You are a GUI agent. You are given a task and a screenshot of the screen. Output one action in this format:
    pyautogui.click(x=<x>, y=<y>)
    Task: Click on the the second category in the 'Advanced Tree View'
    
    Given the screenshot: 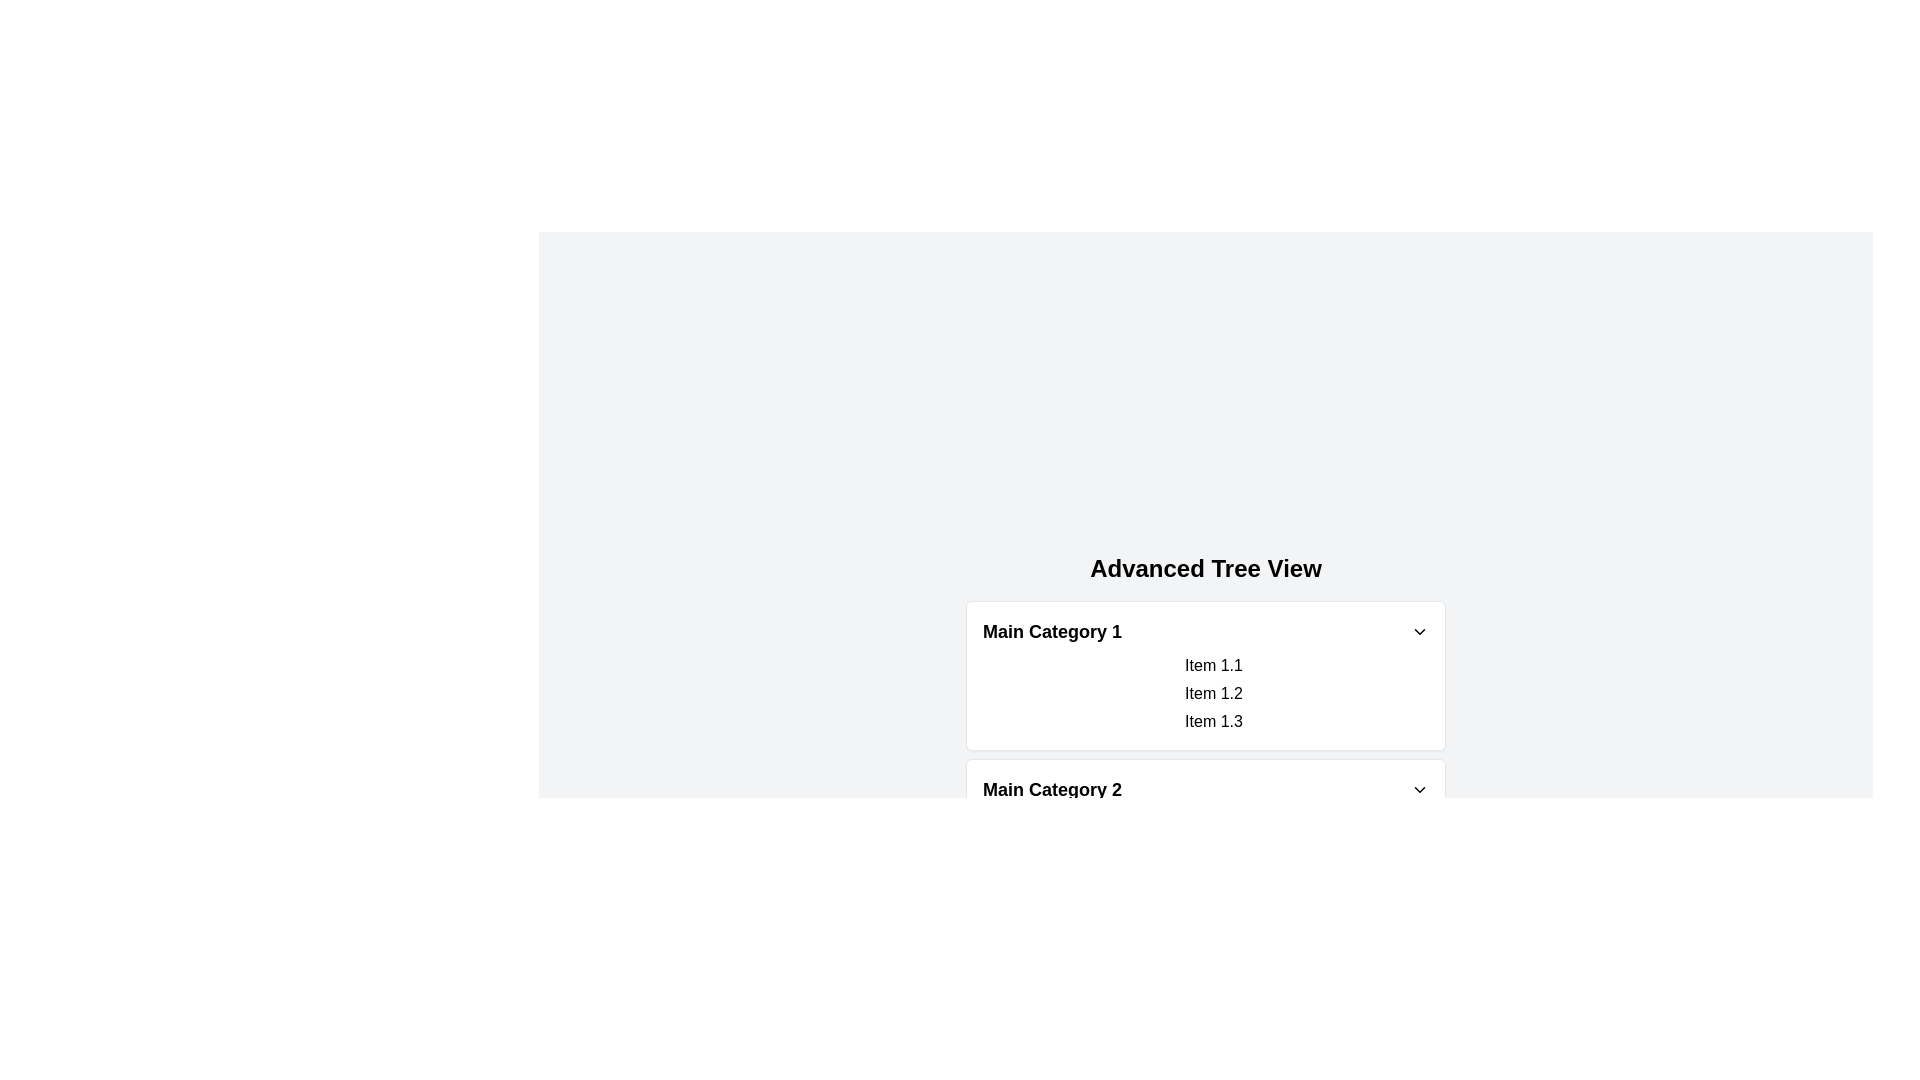 What is the action you would take?
    pyautogui.click(x=1204, y=820)
    